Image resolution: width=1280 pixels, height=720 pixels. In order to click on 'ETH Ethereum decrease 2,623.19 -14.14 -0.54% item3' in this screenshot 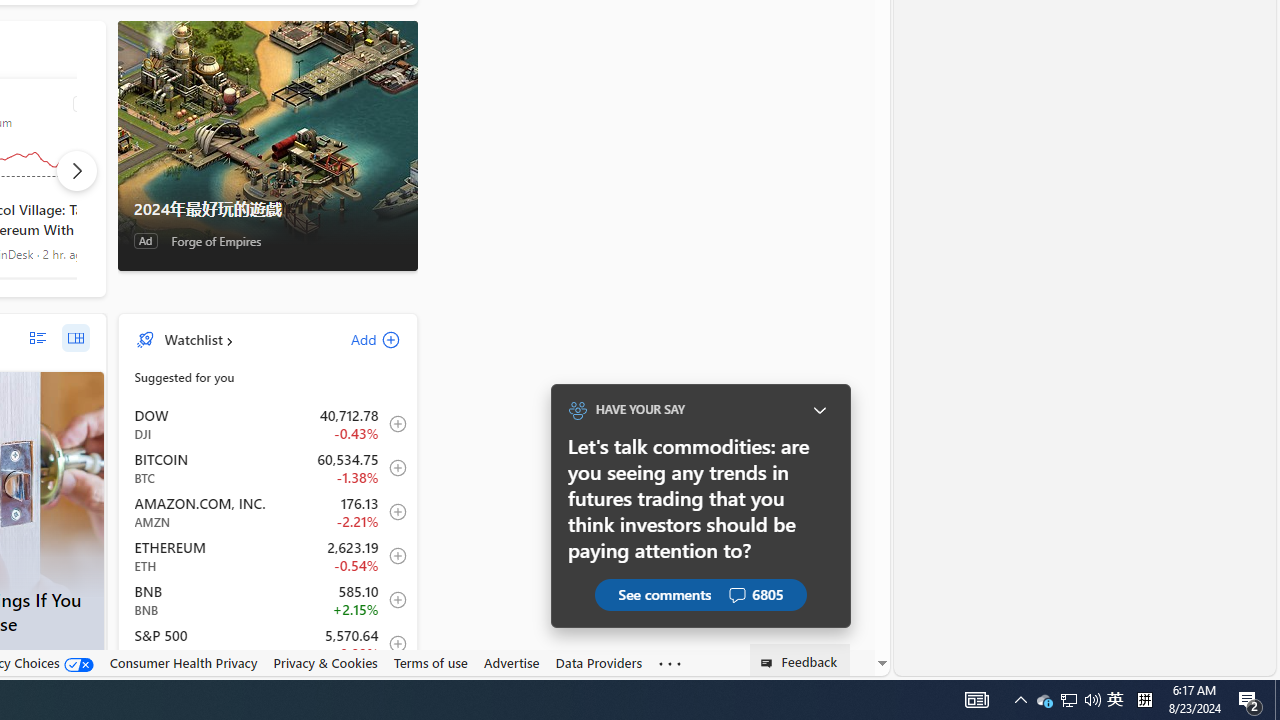, I will do `click(267, 556)`.